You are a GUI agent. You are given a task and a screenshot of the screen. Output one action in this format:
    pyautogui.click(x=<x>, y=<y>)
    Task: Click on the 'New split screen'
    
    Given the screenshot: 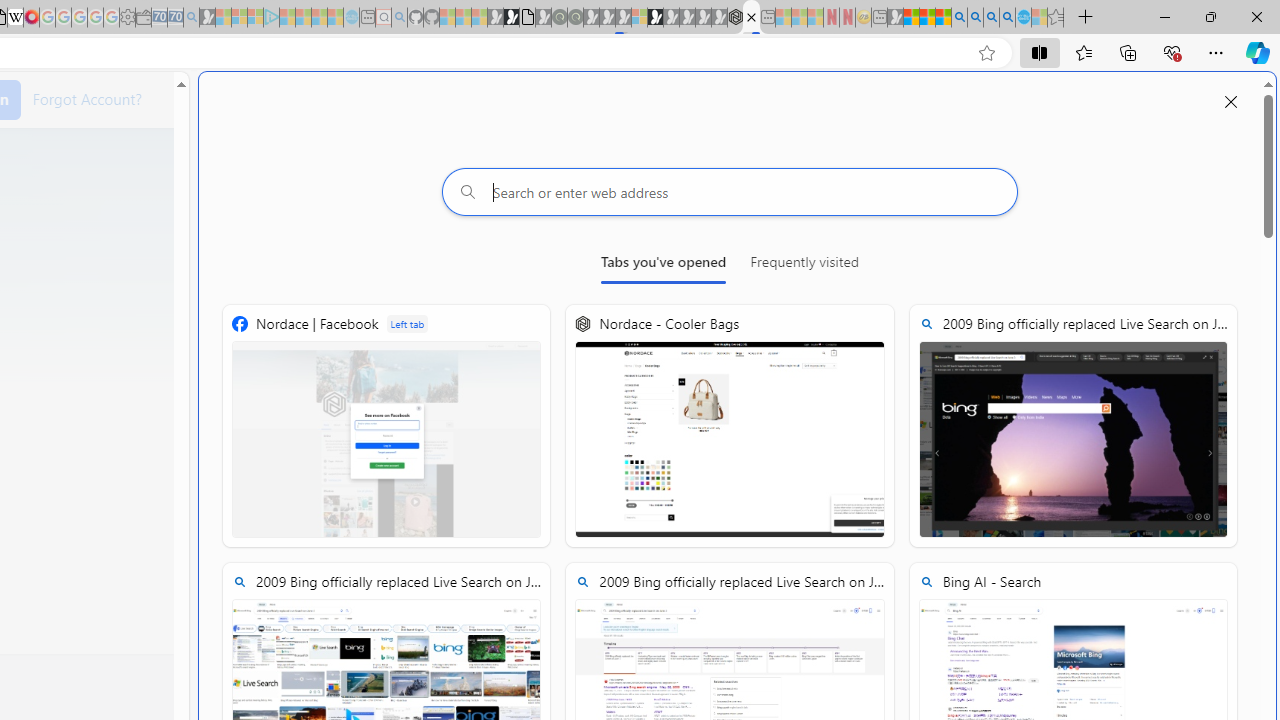 What is the action you would take?
    pyautogui.click(x=750, y=17)
    